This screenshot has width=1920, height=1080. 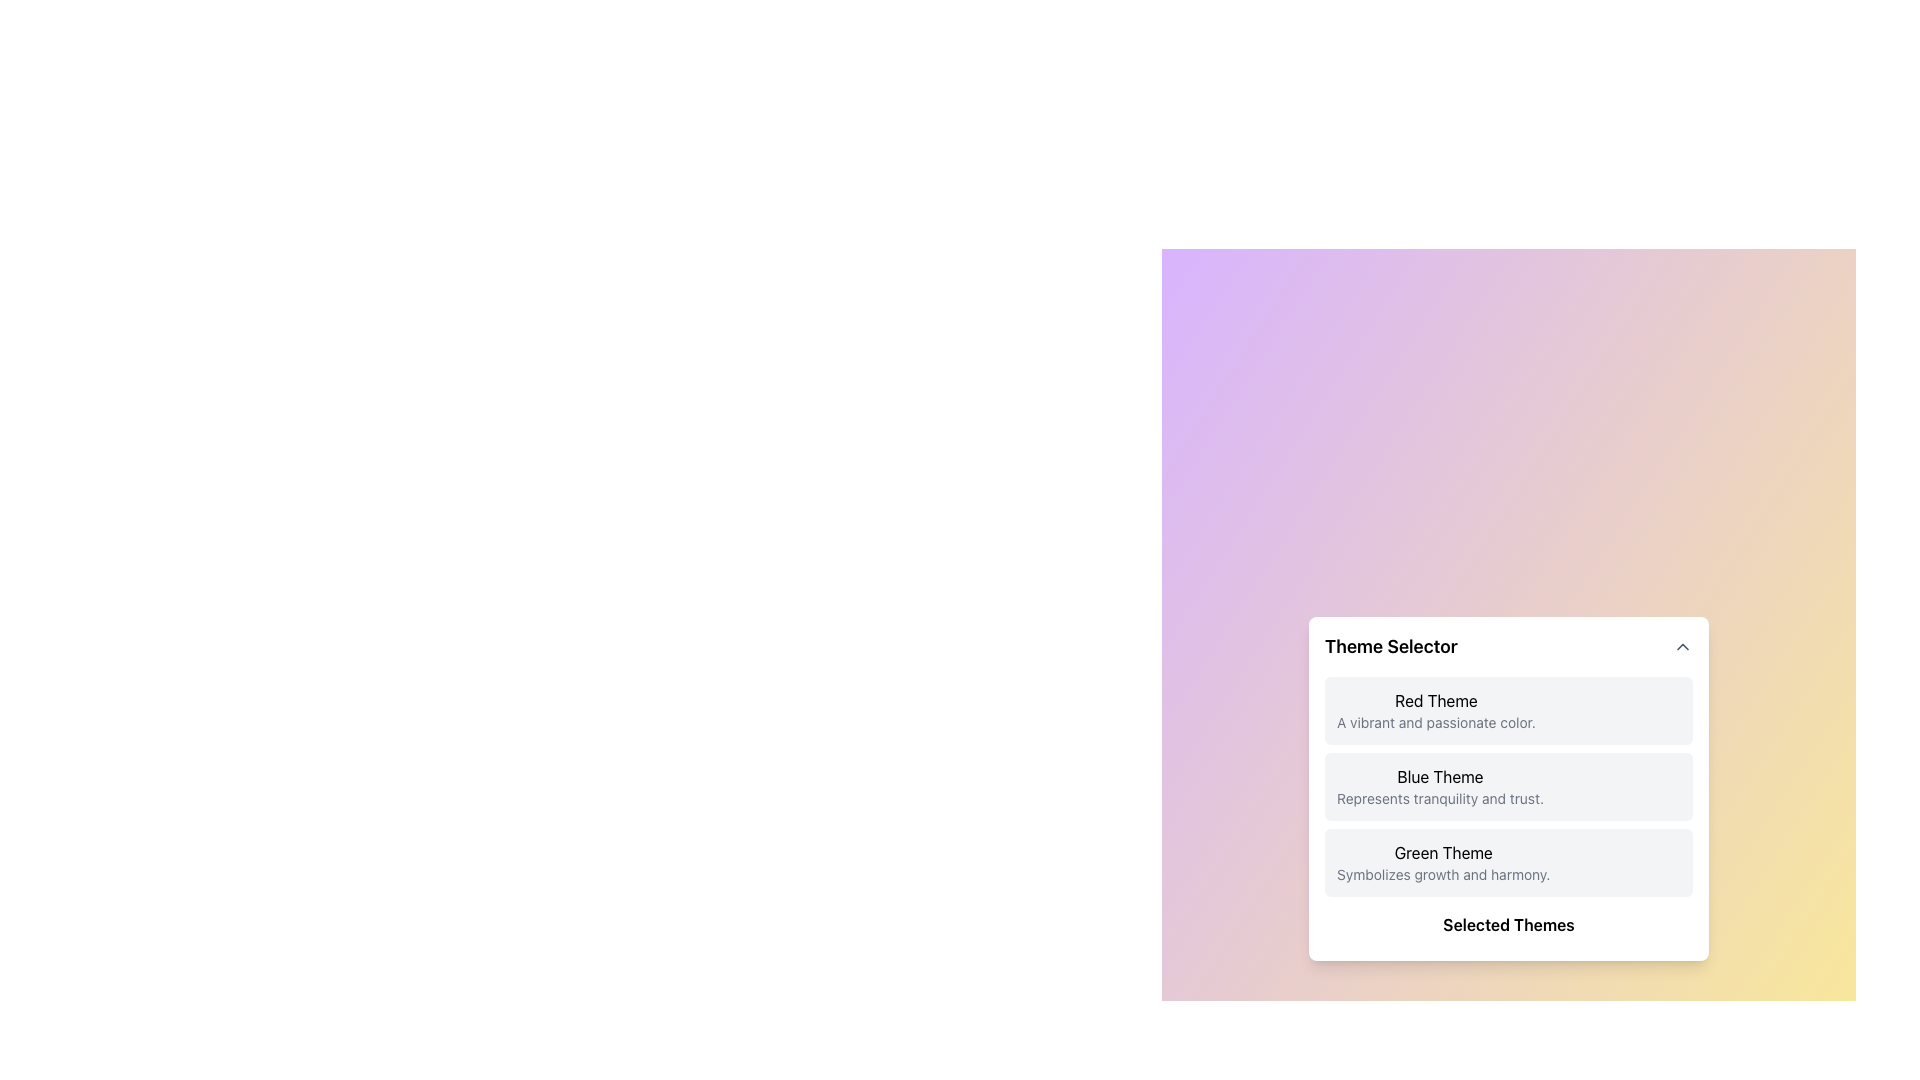 What do you see at coordinates (1508, 709) in the screenshot?
I see `the first List Item labeled 'Red Theme' in the 'Theme Selector' group` at bounding box center [1508, 709].